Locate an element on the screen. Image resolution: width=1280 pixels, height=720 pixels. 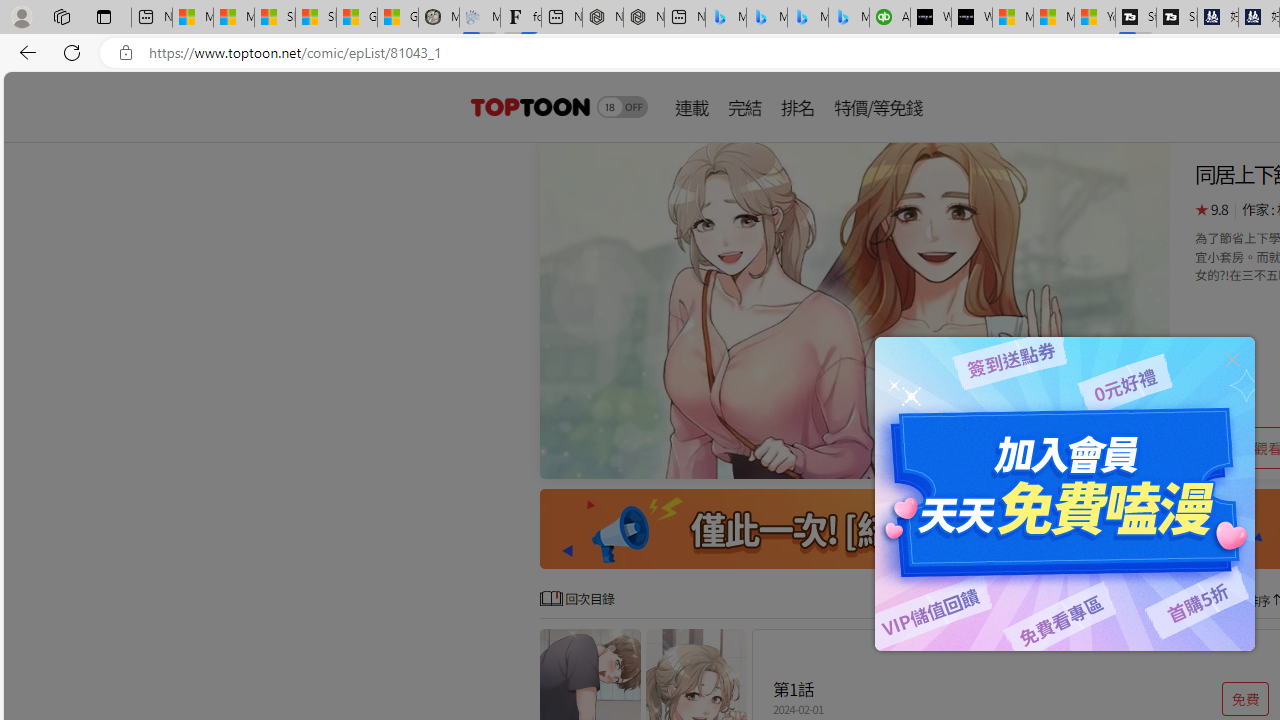
'Microsoft Bing Travel - Stays in Bangkok, Bangkok, Thailand' is located at coordinates (766, 17).